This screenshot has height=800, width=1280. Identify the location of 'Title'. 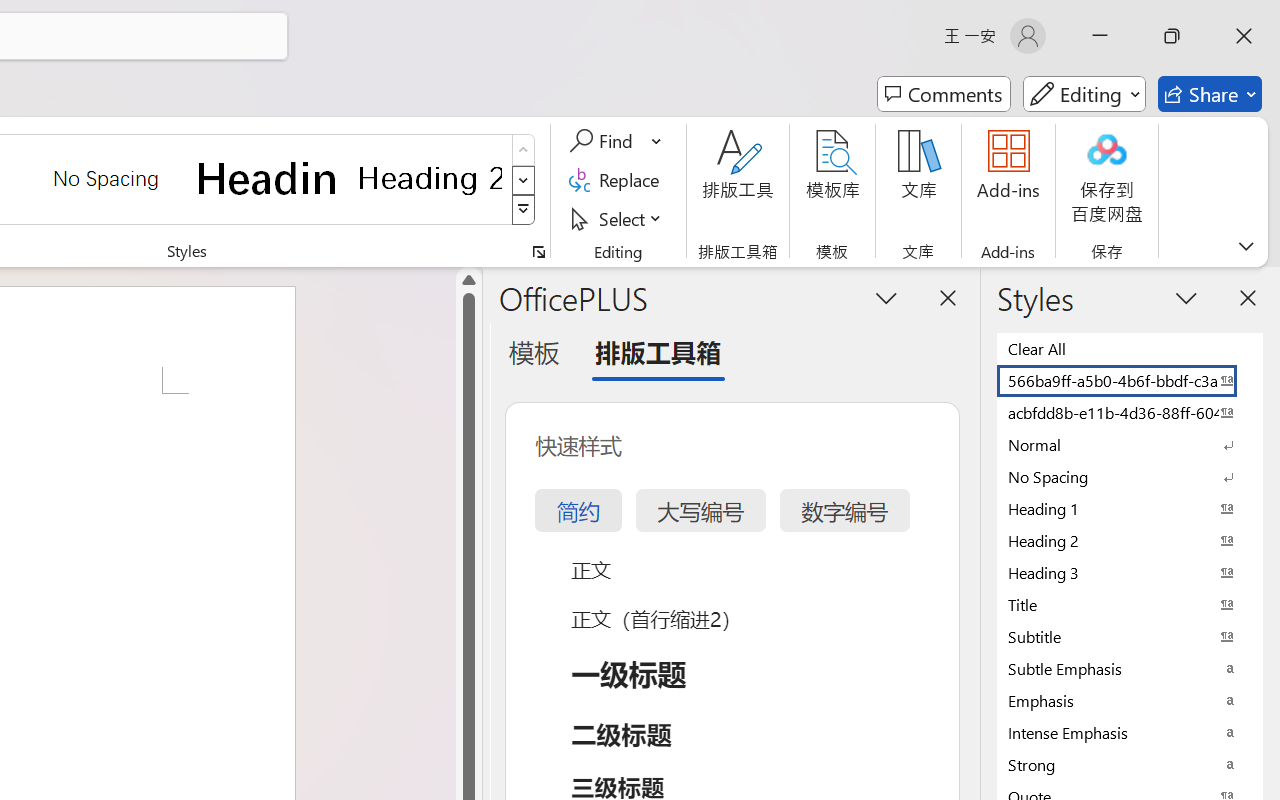
(1130, 604).